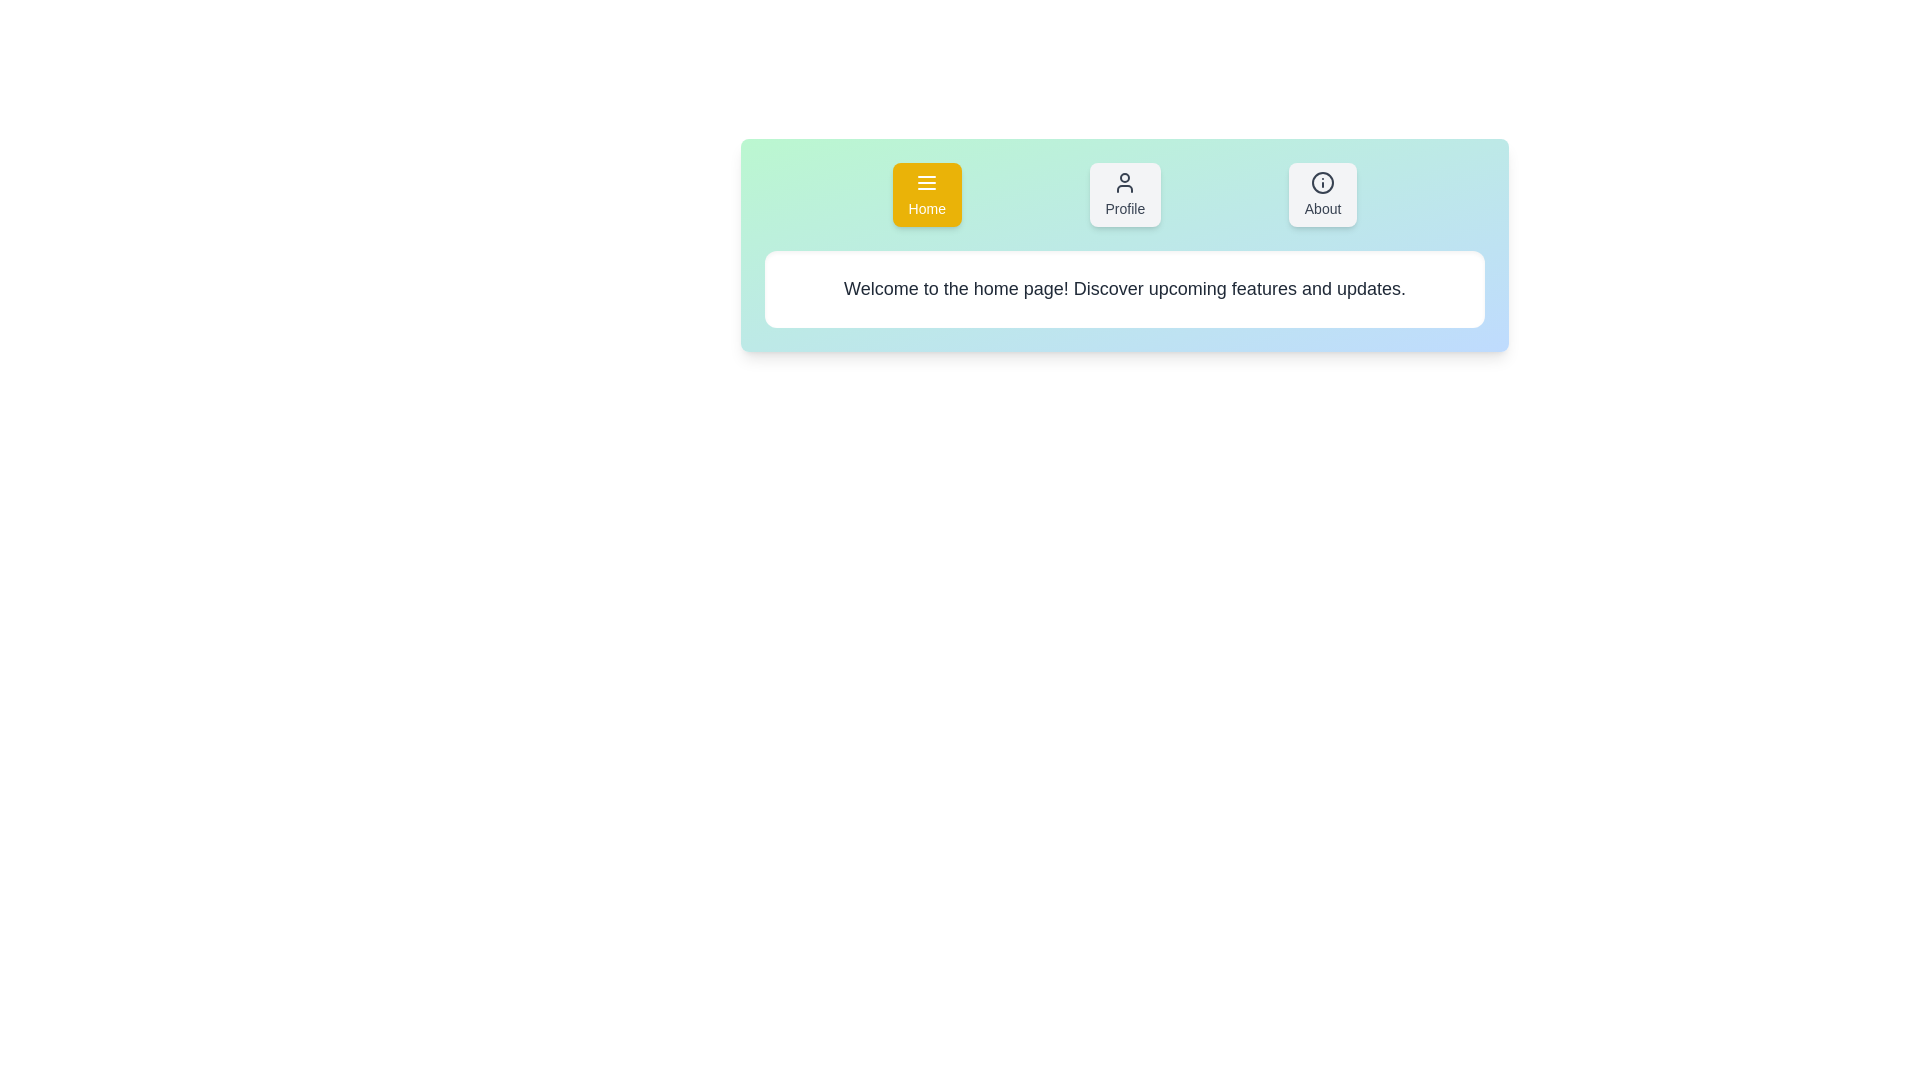 Image resolution: width=1920 pixels, height=1080 pixels. Describe the element at coordinates (1125, 195) in the screenshot. I see `the Profile tab to activate it` at that location.